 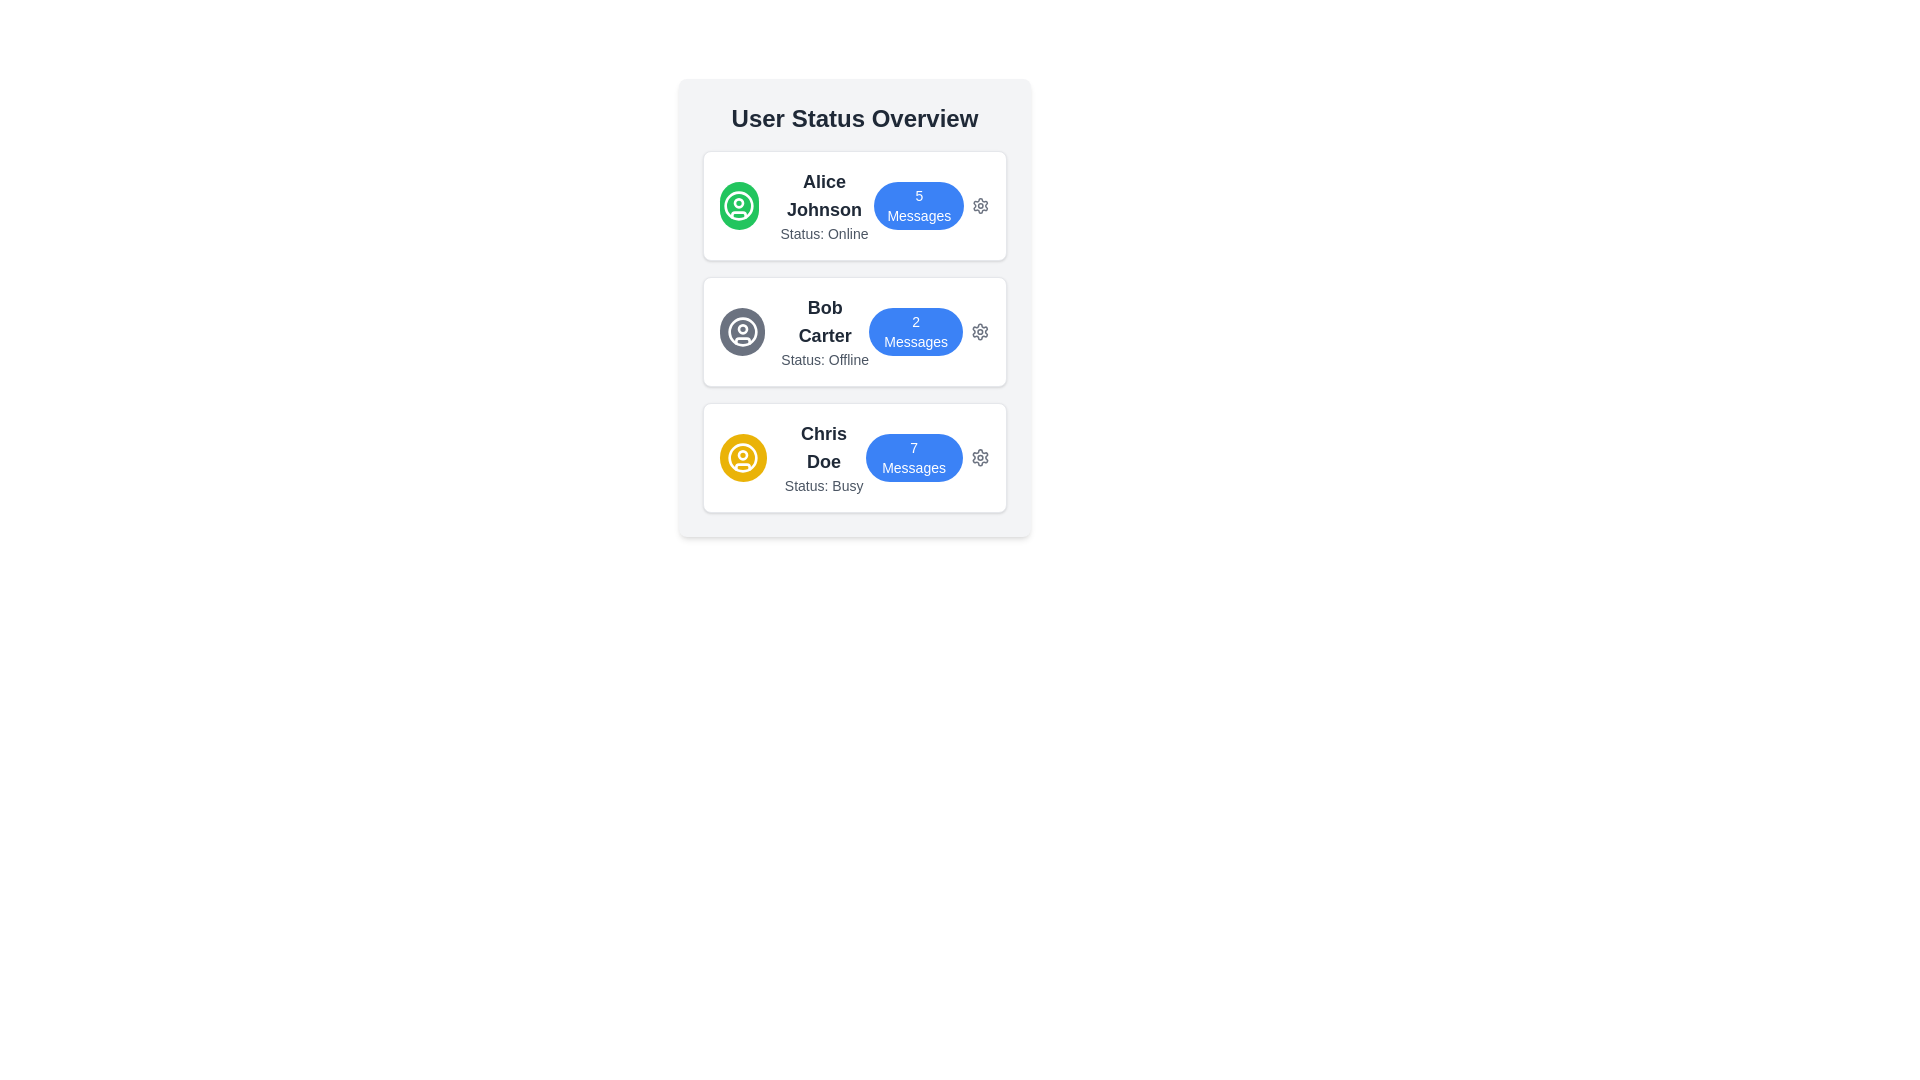 I want to click on the user 'Bob Carter' icon, which is the second item in a vertically stacked list, visually representing his avatar or profile picture, so click(x=741, y=330).